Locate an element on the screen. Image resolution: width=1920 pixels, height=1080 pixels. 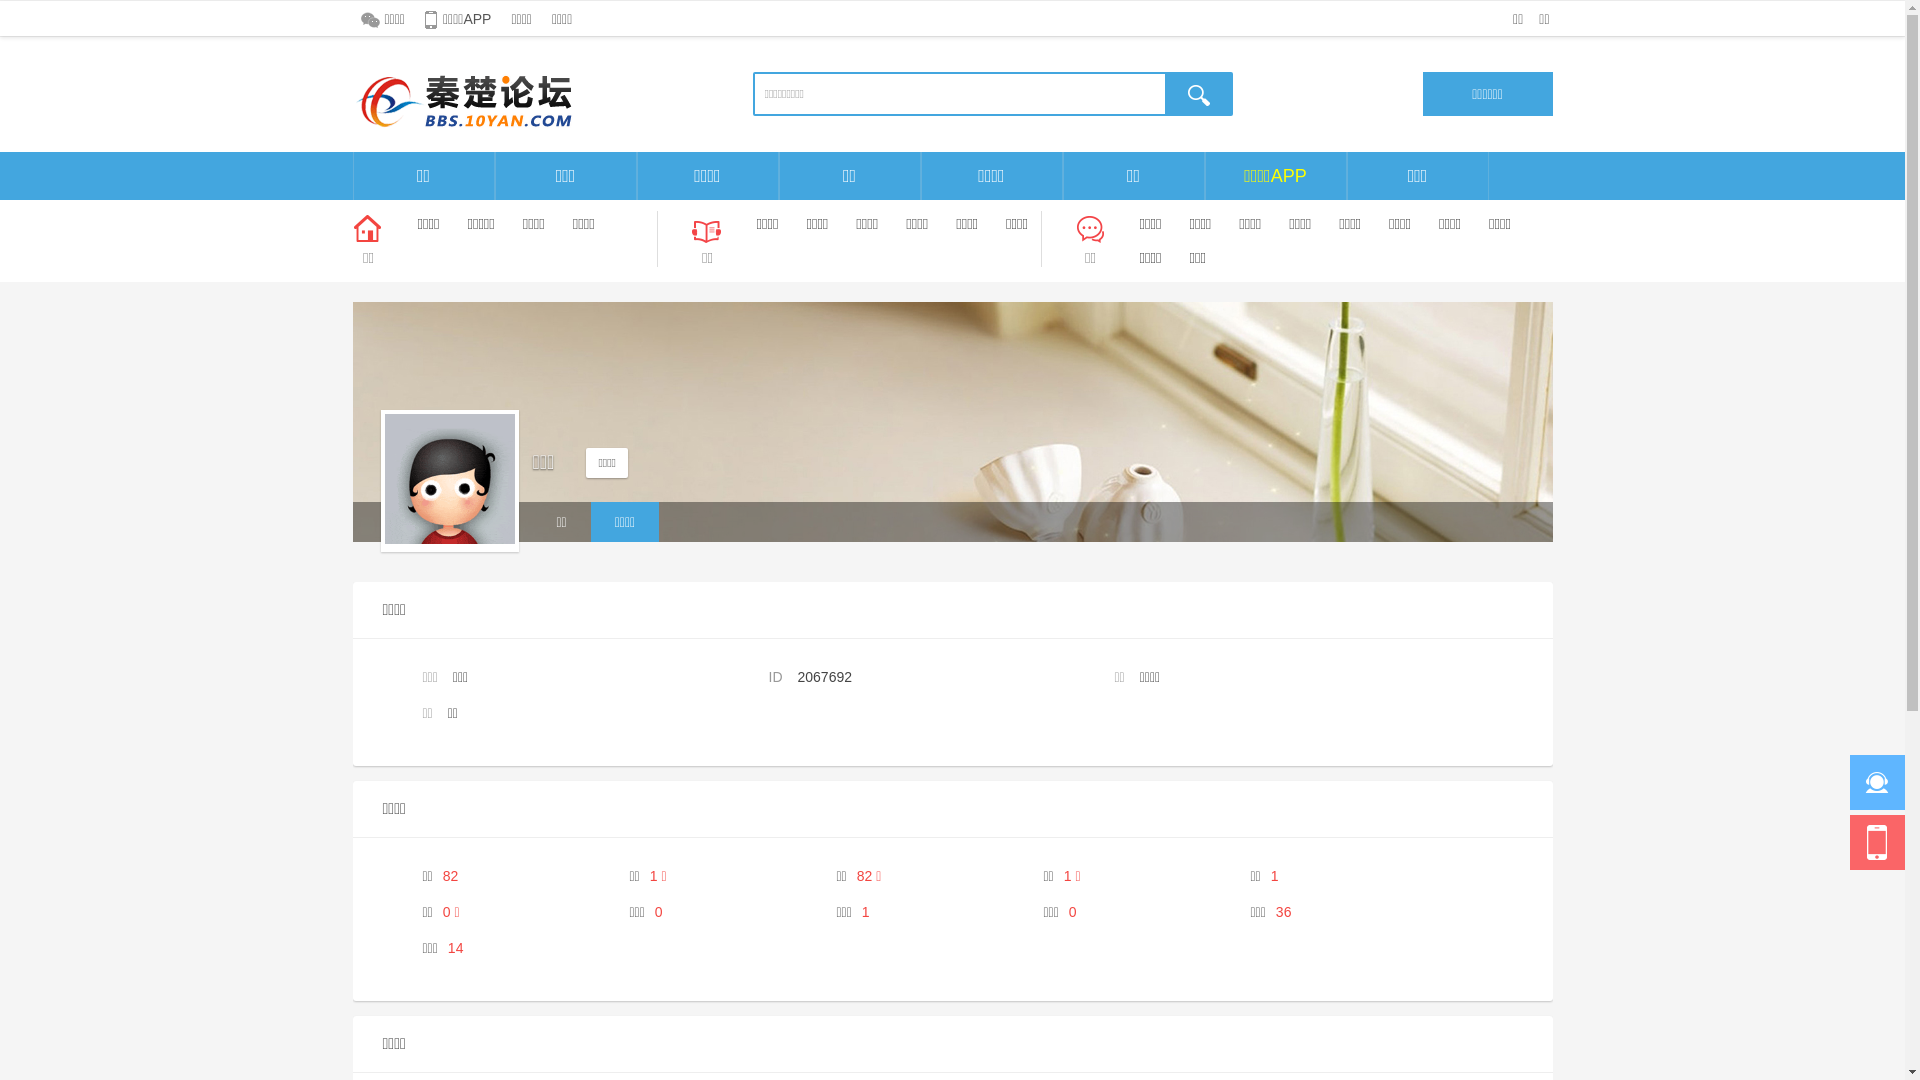
'true' is located at coordinates (1199, 93).